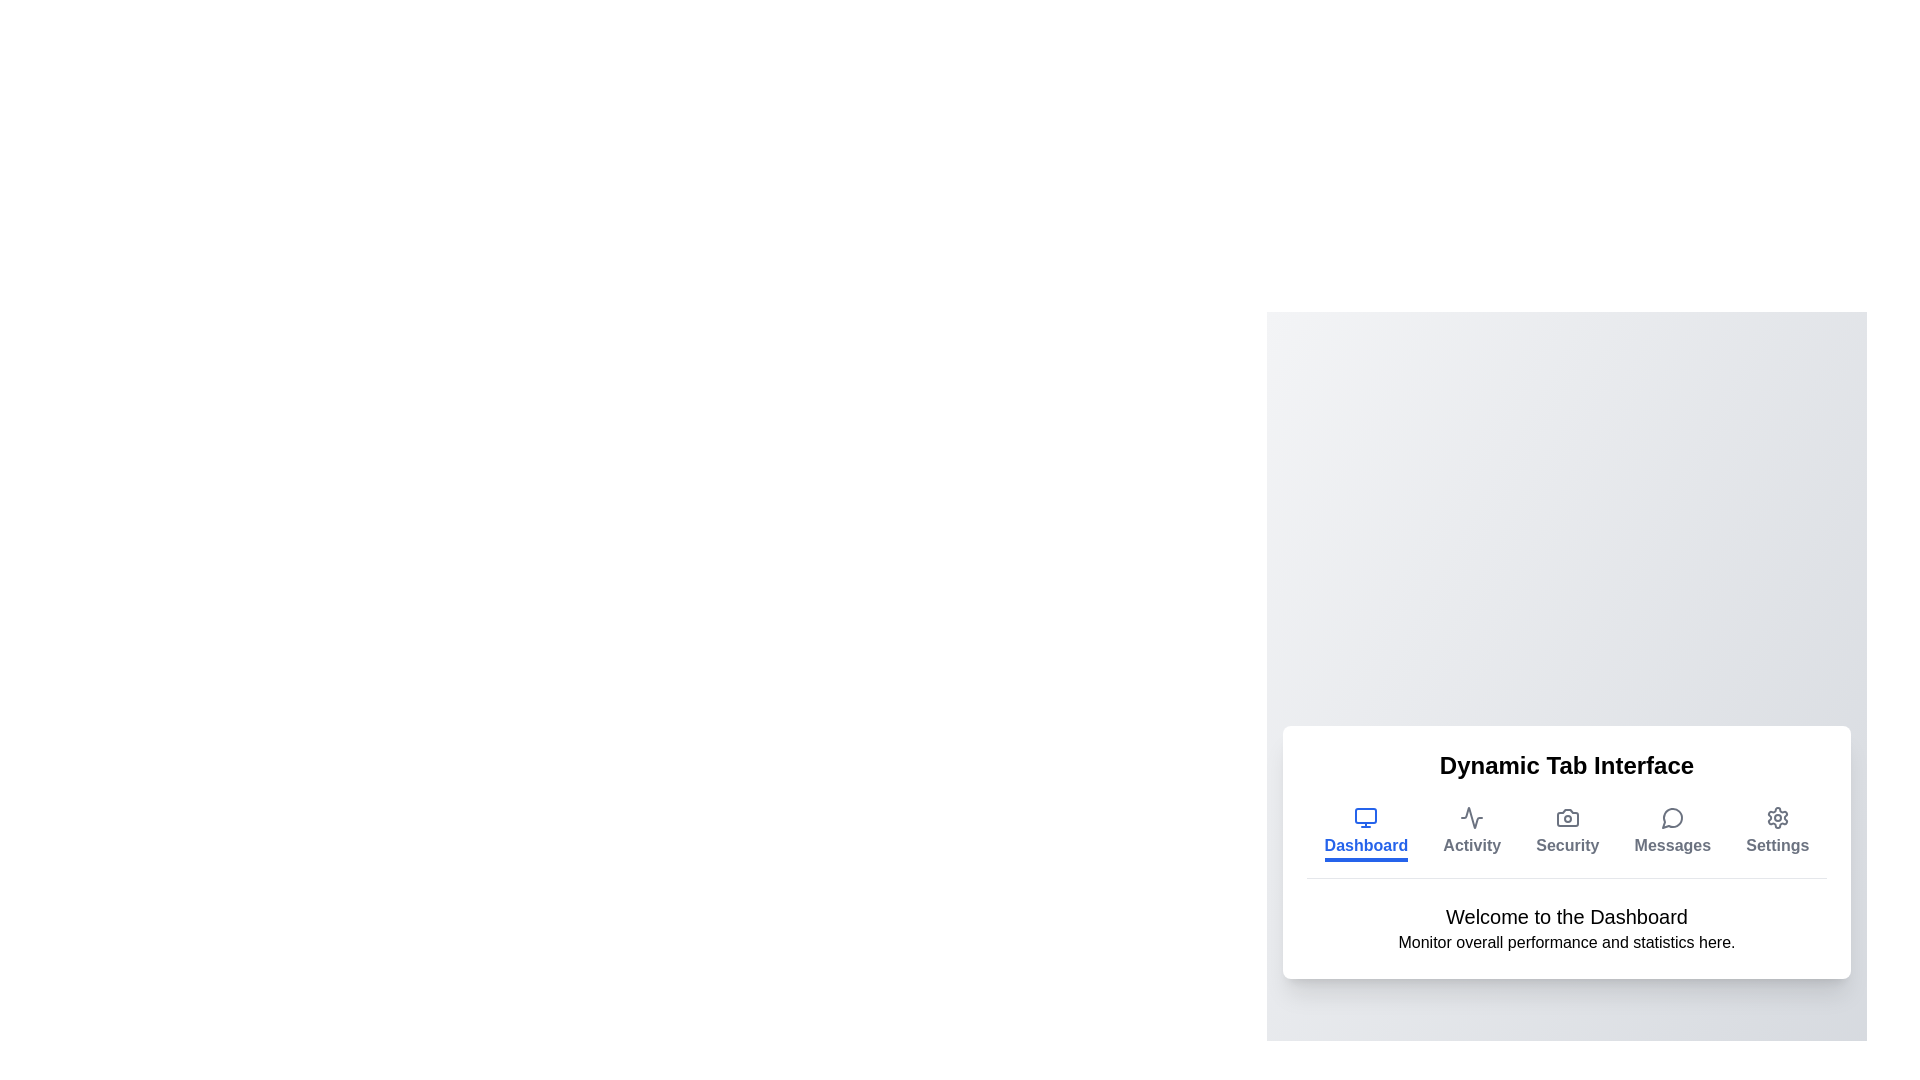 This screenshot has height=1080, width=1920. Describe the element at coordinates (1365, 815) in the screenshot. I see `central rectangular component of the monitor icon in the navigation dashboard interface using developer tools` at that location.